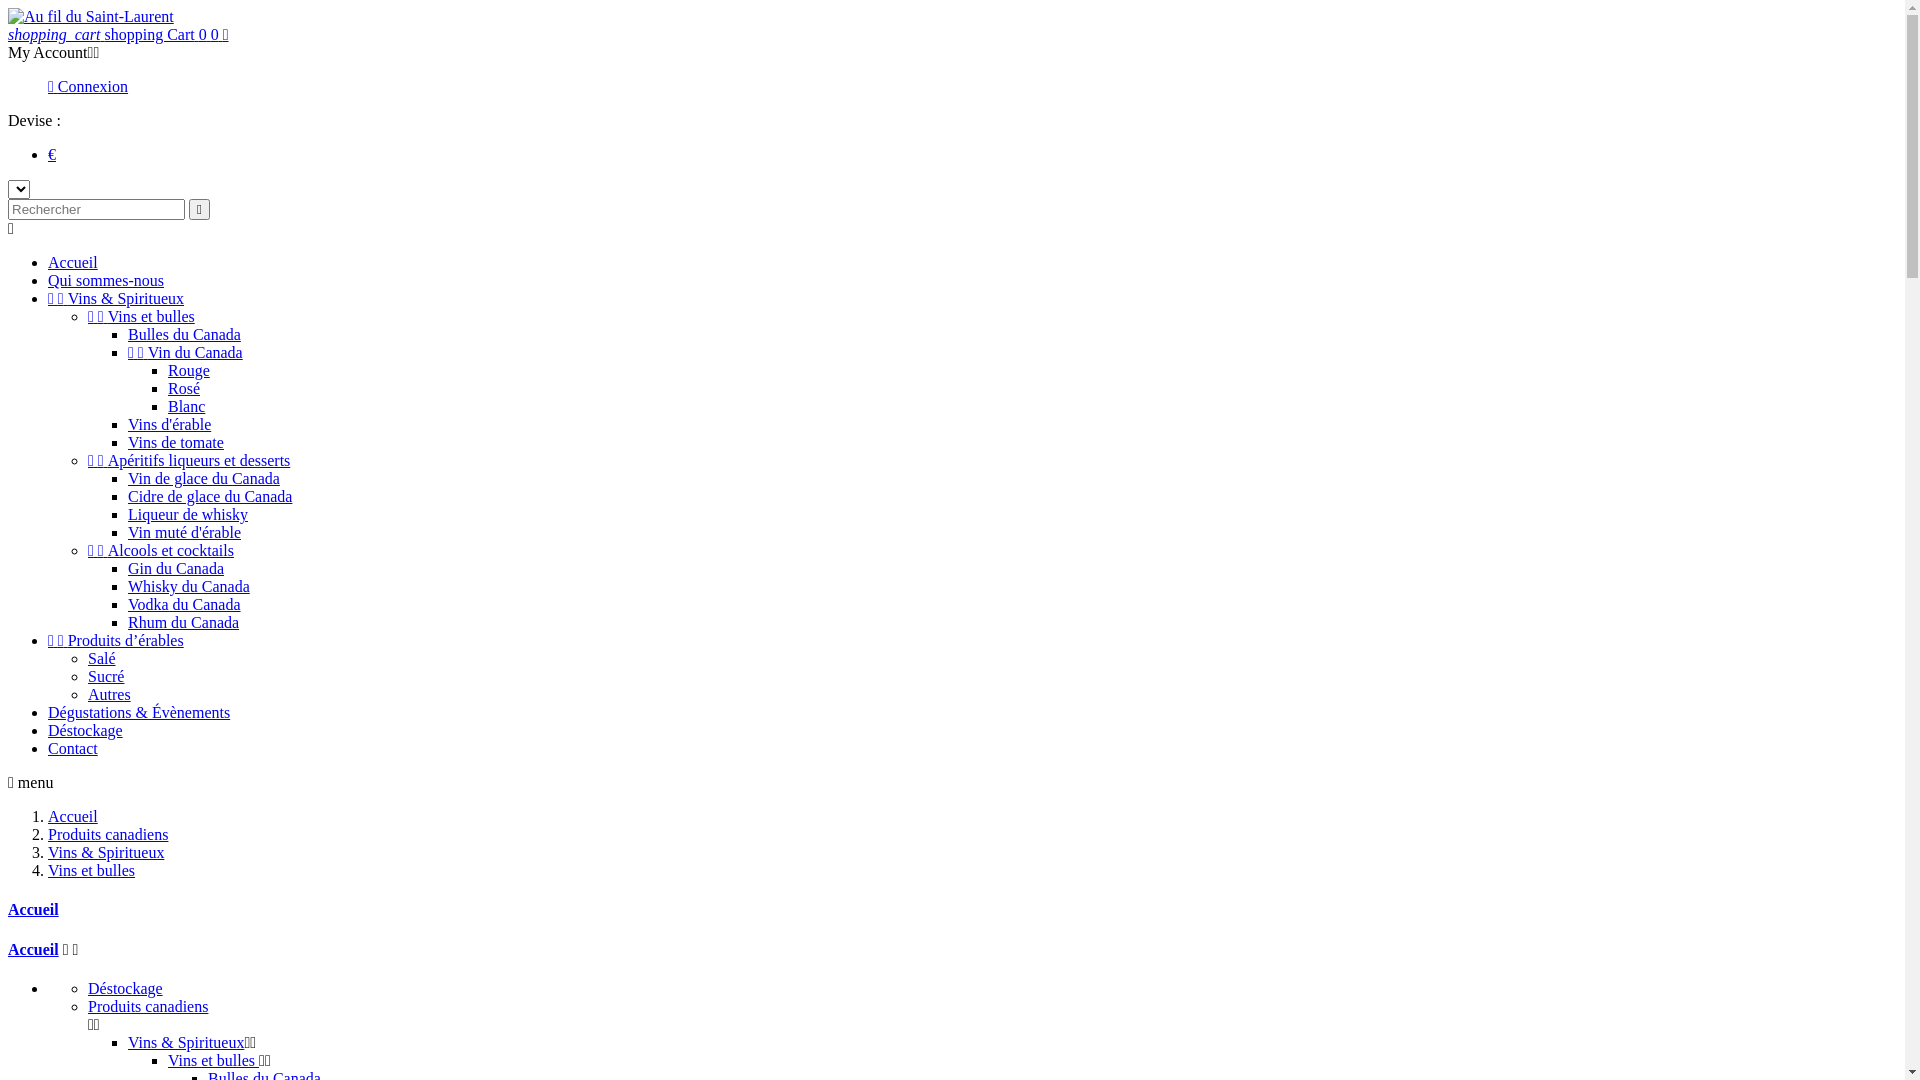 Image resolution: width=1920 pixels, height=1080 pixels. Describe the element at coordinates (204, 478) in the screenshot. I see `'Vin de glace du Canada'` at that location.